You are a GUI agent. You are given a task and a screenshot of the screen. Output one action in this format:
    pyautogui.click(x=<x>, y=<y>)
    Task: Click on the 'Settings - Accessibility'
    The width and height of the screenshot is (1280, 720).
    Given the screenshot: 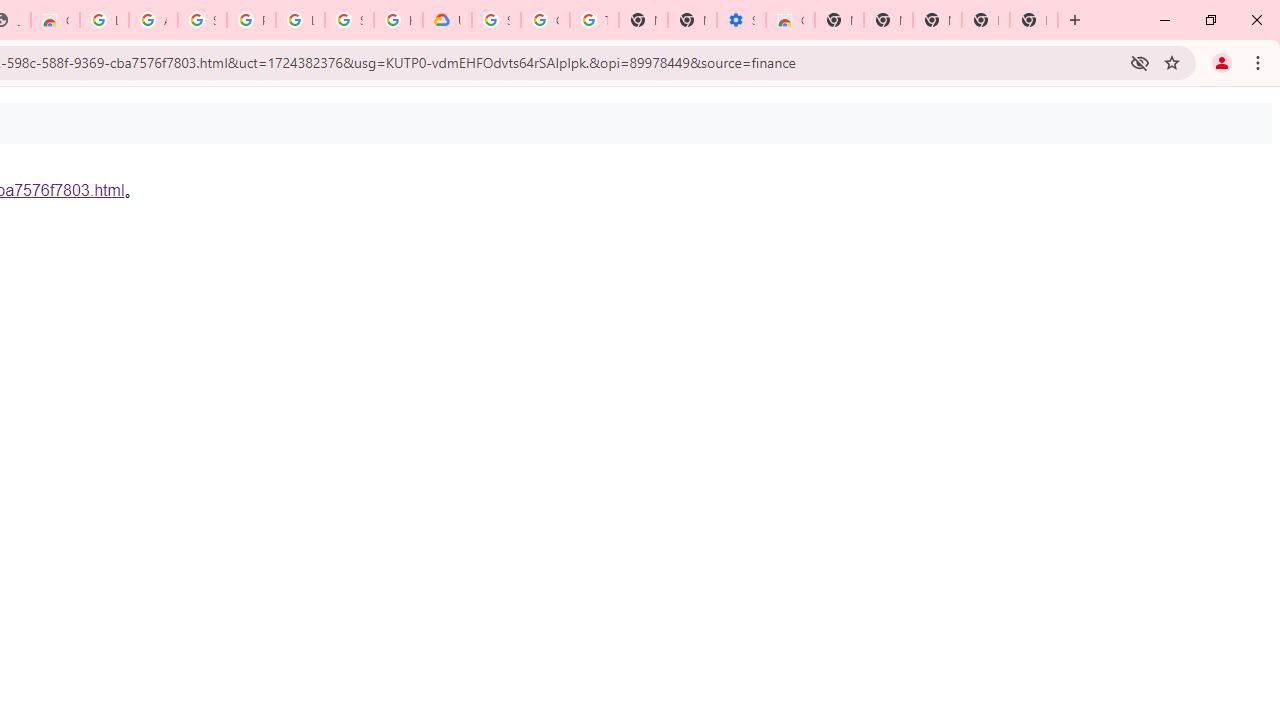 What is the action you would take?
    pyautogui.click(x=740, y=20)
    